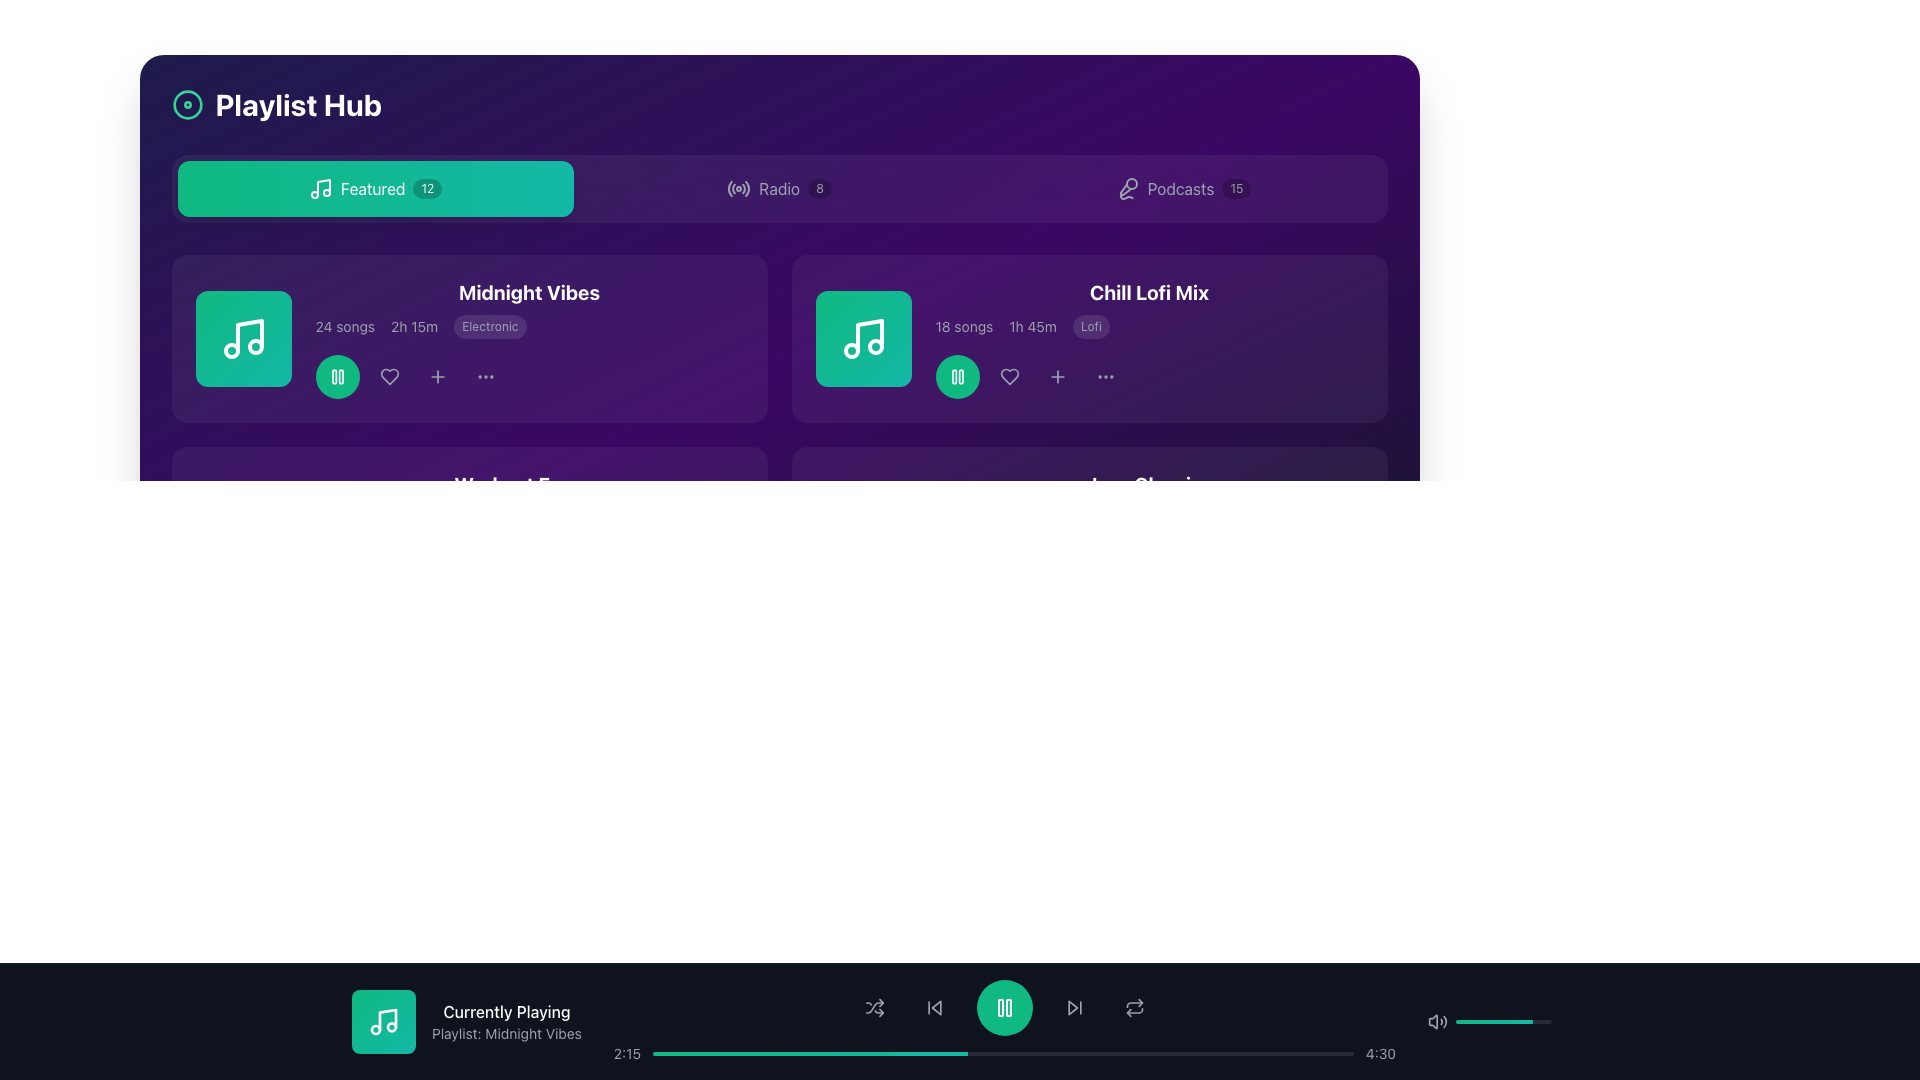  What do you see at coordinates (231, 543) in the screenshot?
I see `the leftmost circular decorative graphic element of the musical note symbol, which is part of the visual representation in the 'Currently Playing' section of the bottom bar` at bounding box center [231, 543].